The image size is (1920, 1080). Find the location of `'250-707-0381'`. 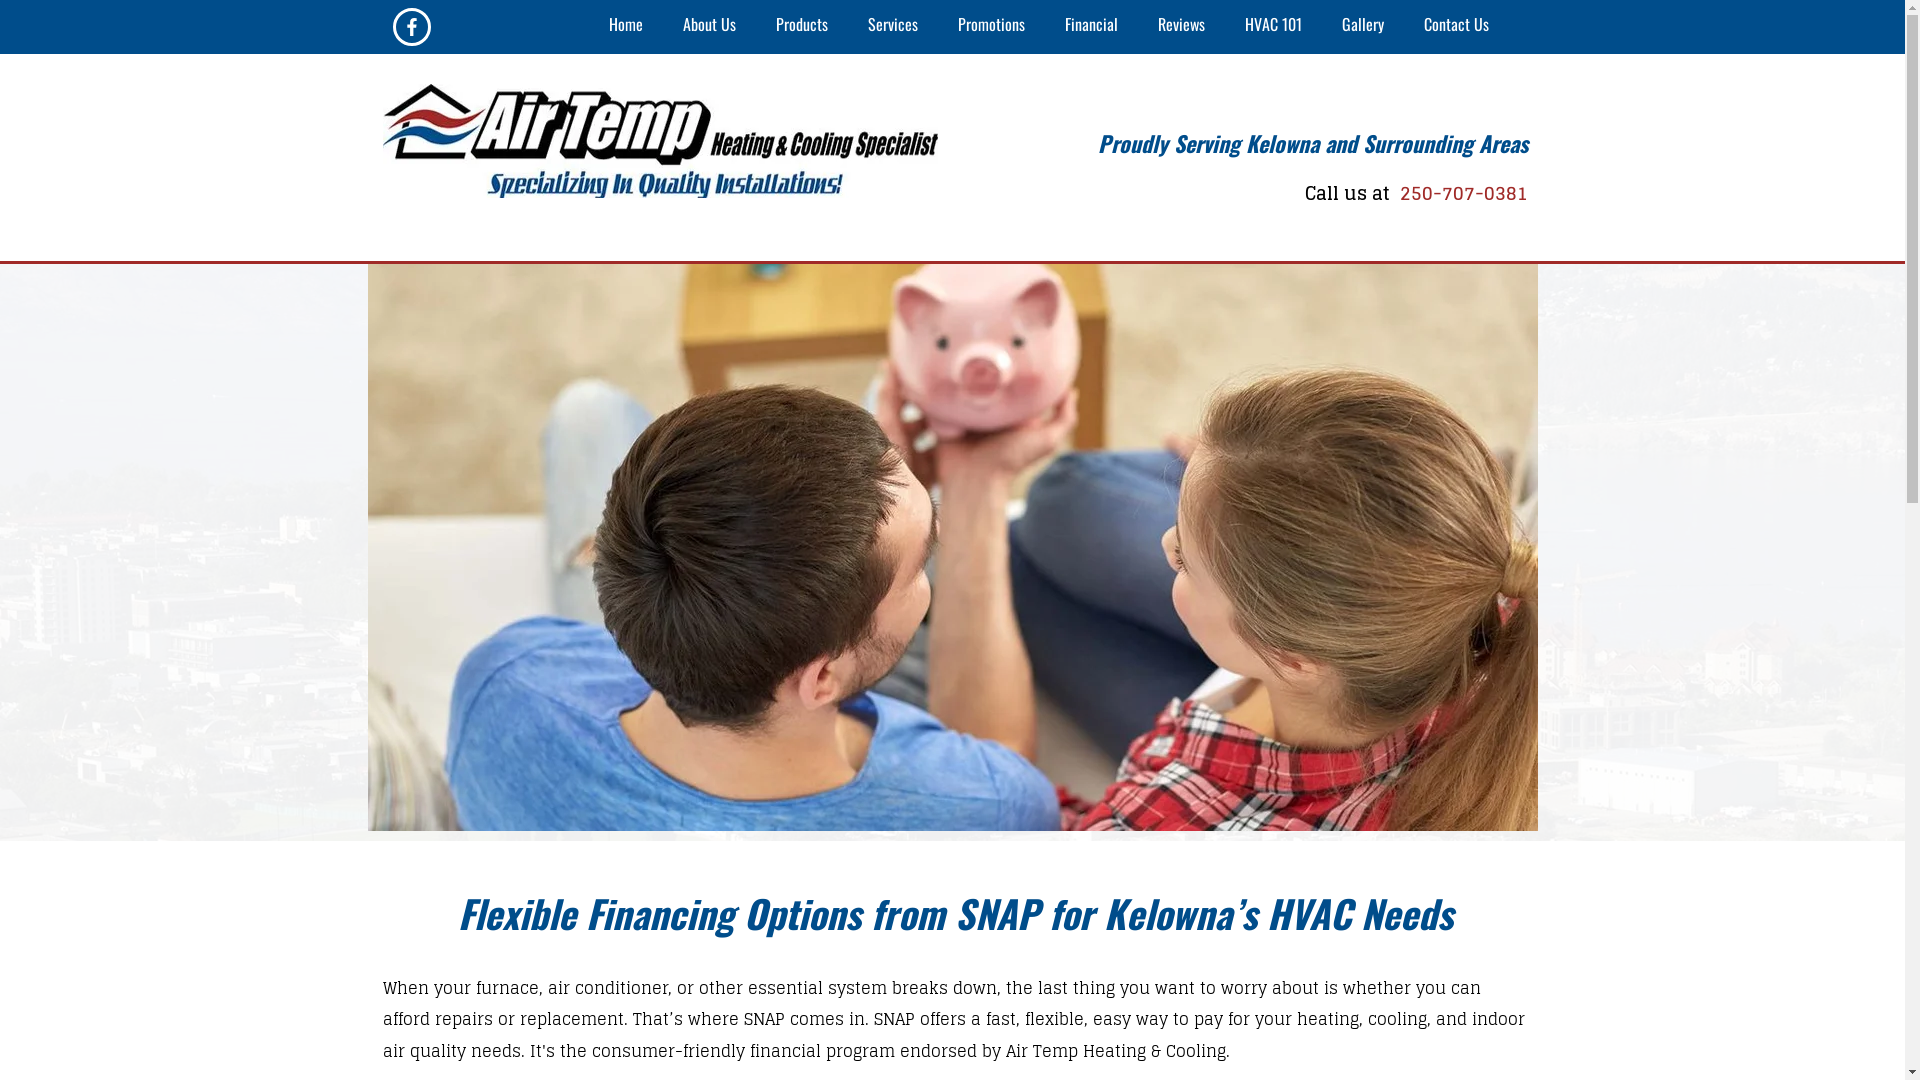

'250-707-0381' is located at coordinates (1392, 192).